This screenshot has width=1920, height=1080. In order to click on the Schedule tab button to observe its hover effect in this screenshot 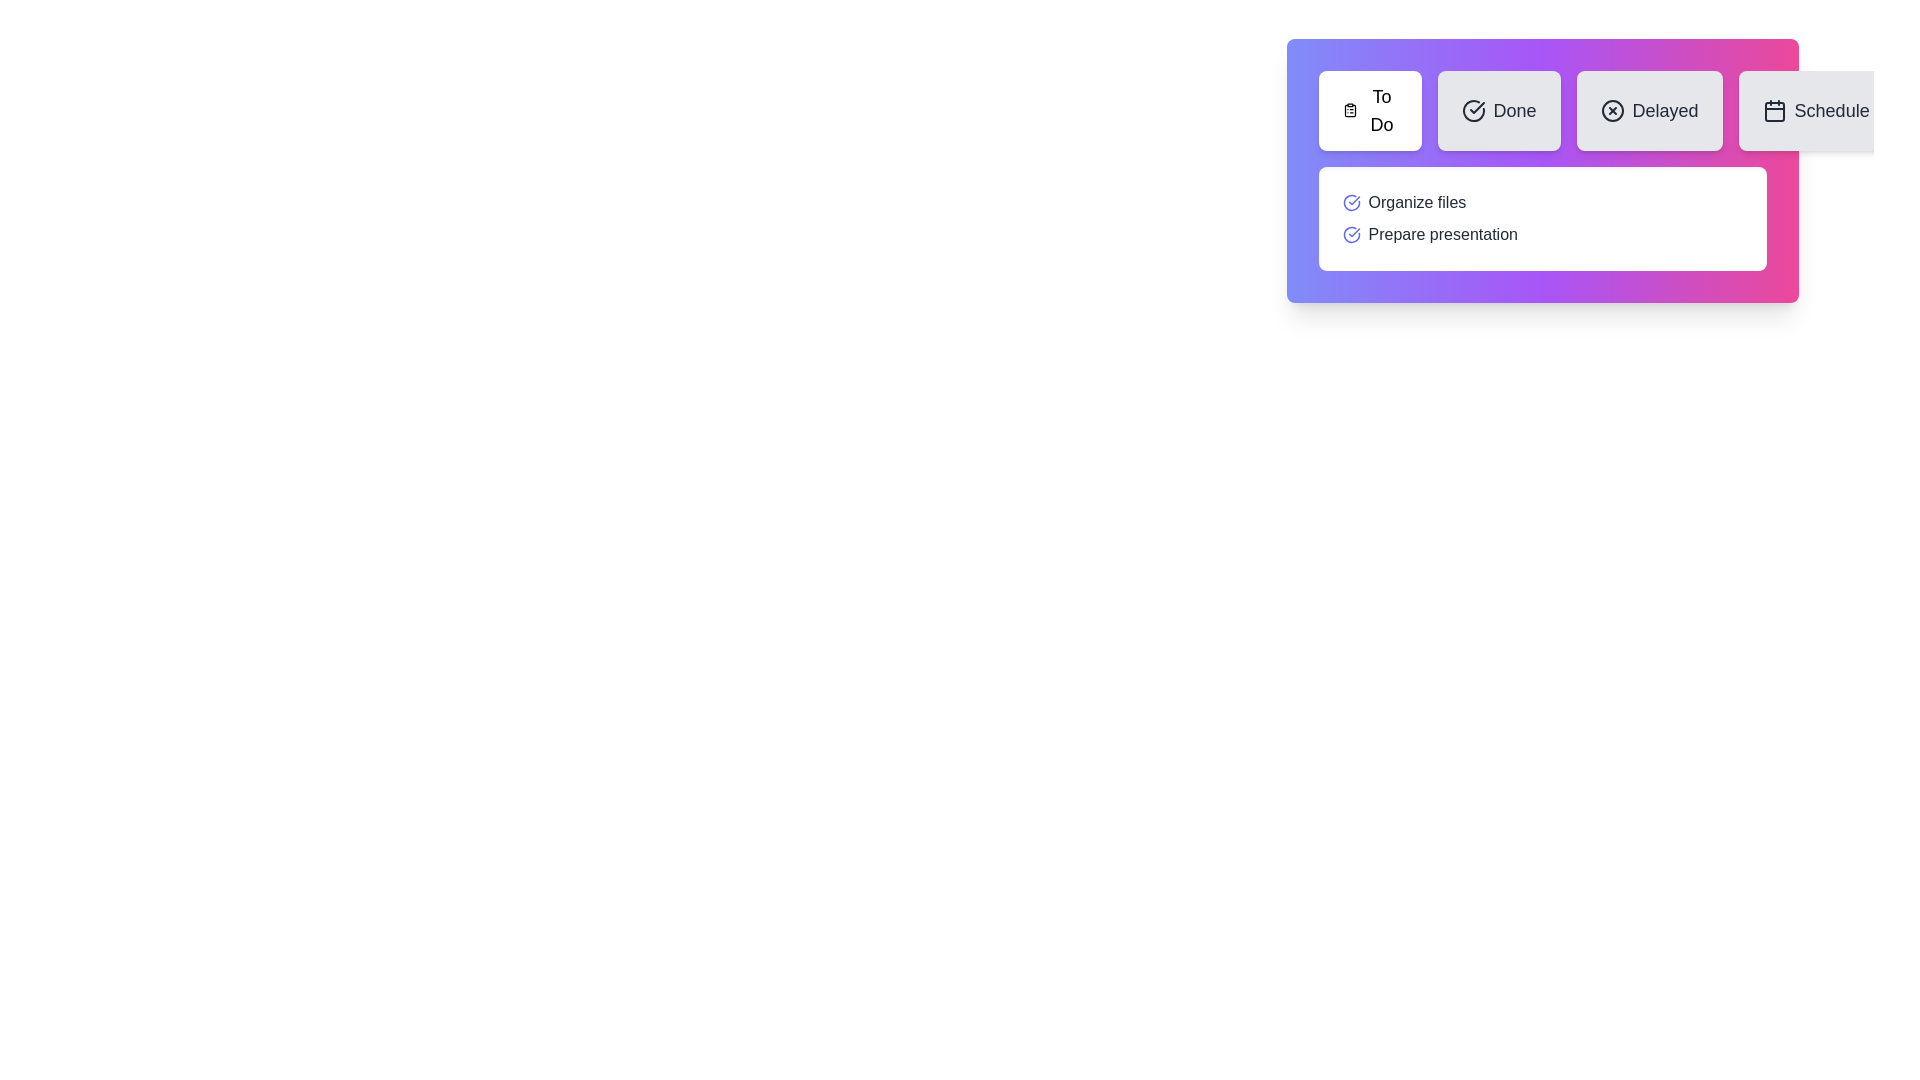, I will do `click(1815, 111)`.